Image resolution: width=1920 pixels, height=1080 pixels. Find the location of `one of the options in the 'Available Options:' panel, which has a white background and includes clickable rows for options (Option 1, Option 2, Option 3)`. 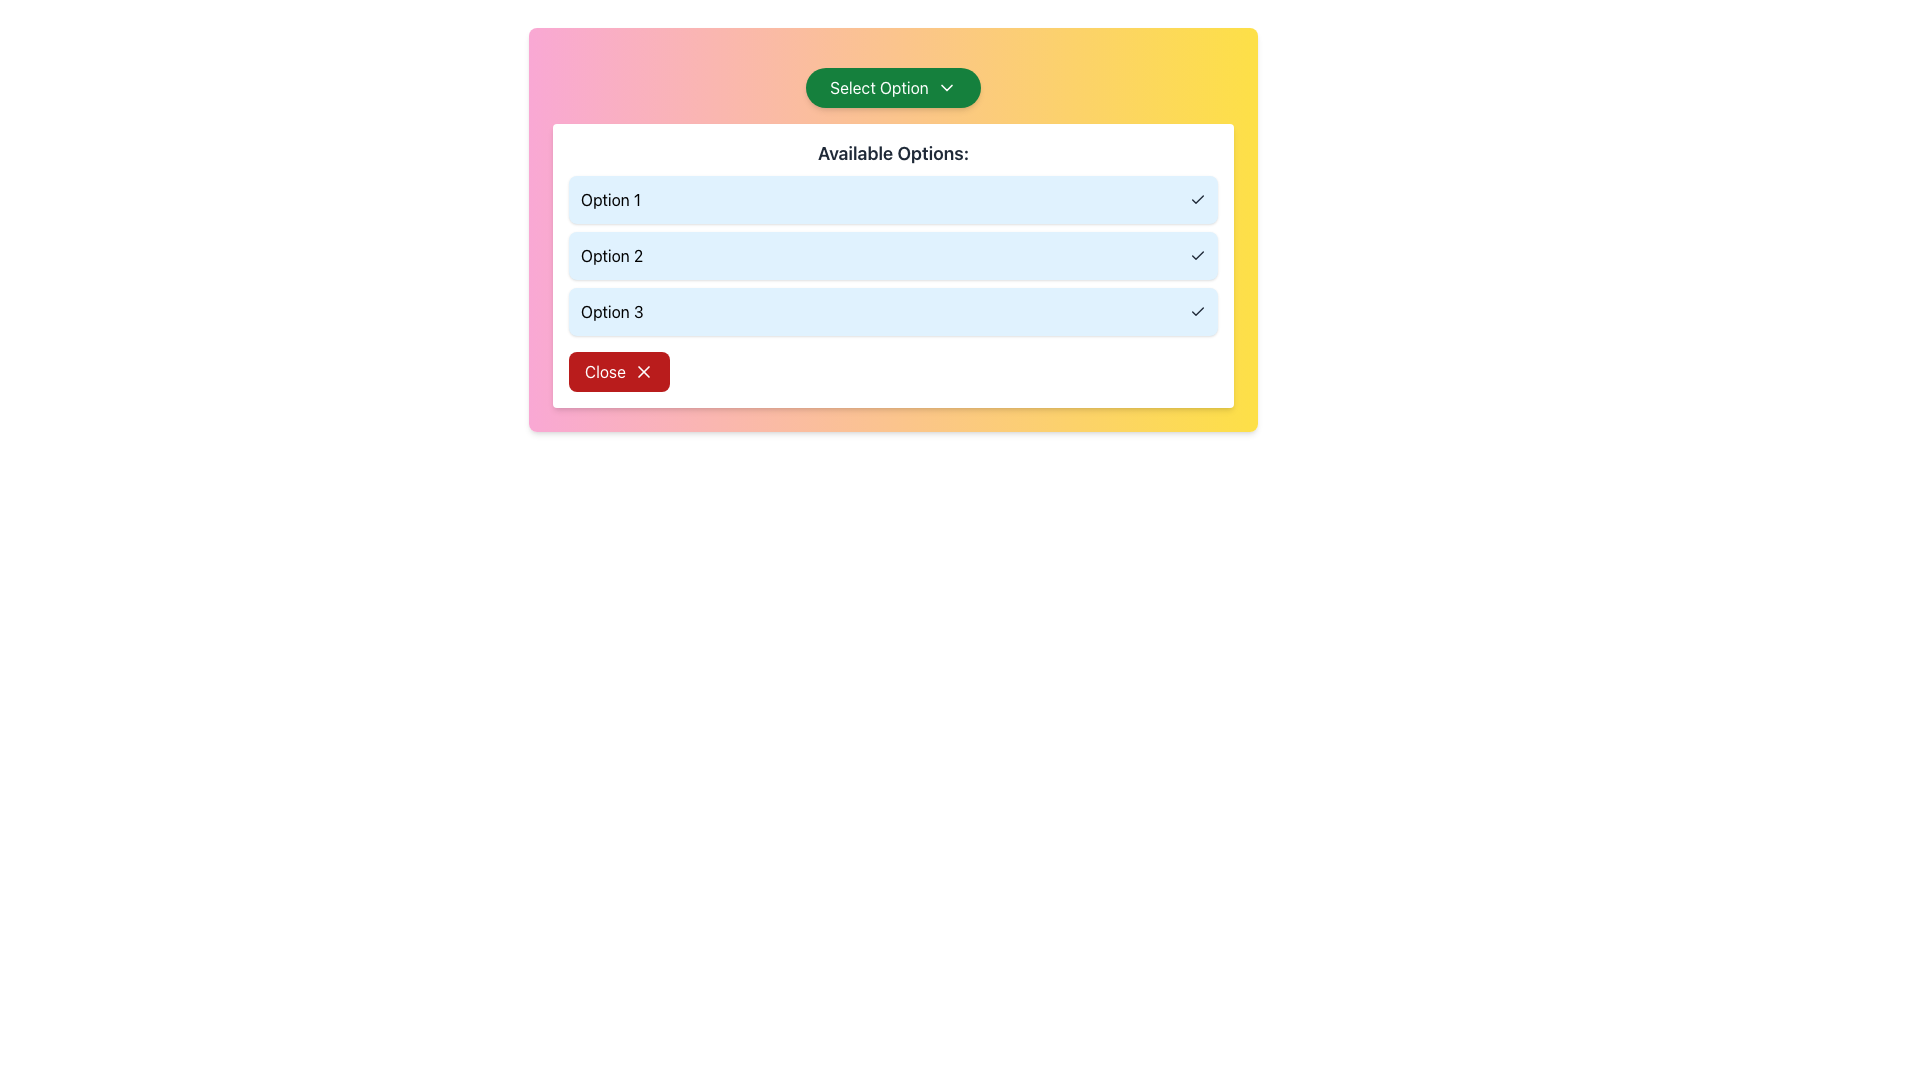

one of the options in the 'Available Options:' panel, which has a white background and includes clickable rows for options (Option 1, Option 2, Option 3) is located at coordinates (892, 265).